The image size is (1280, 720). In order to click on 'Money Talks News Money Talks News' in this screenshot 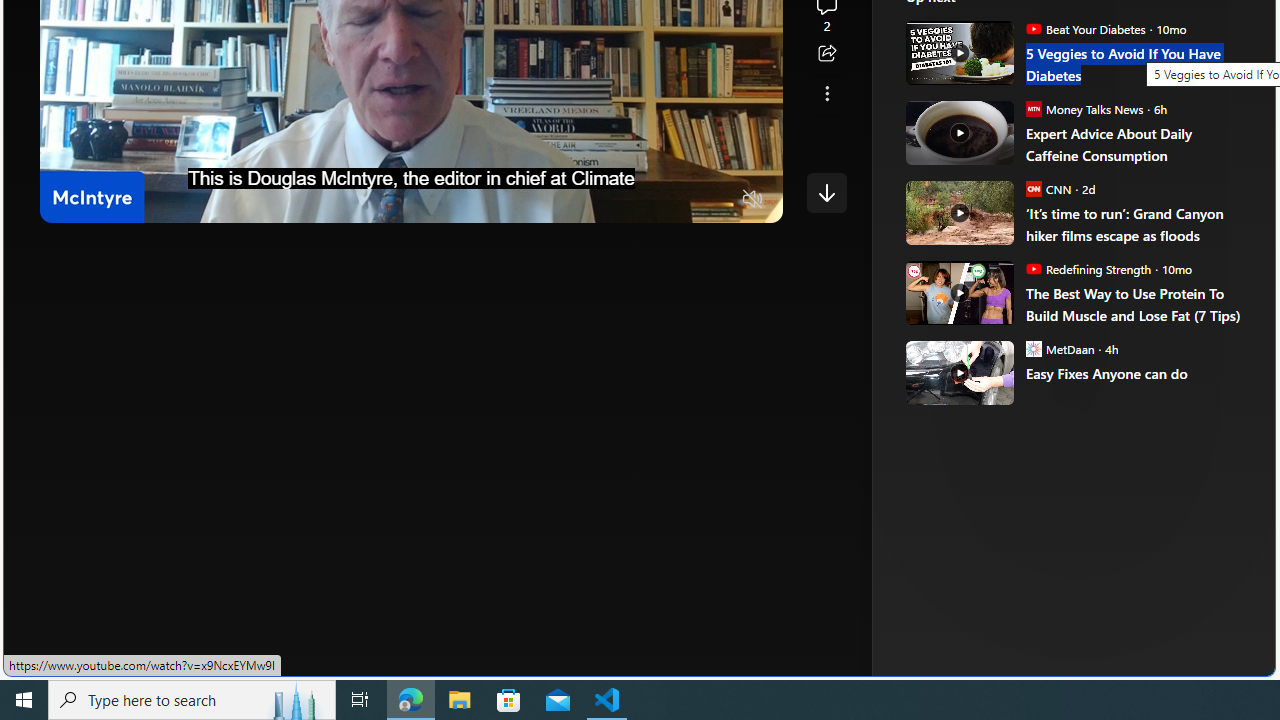, I will do `click(1083, 108)`.